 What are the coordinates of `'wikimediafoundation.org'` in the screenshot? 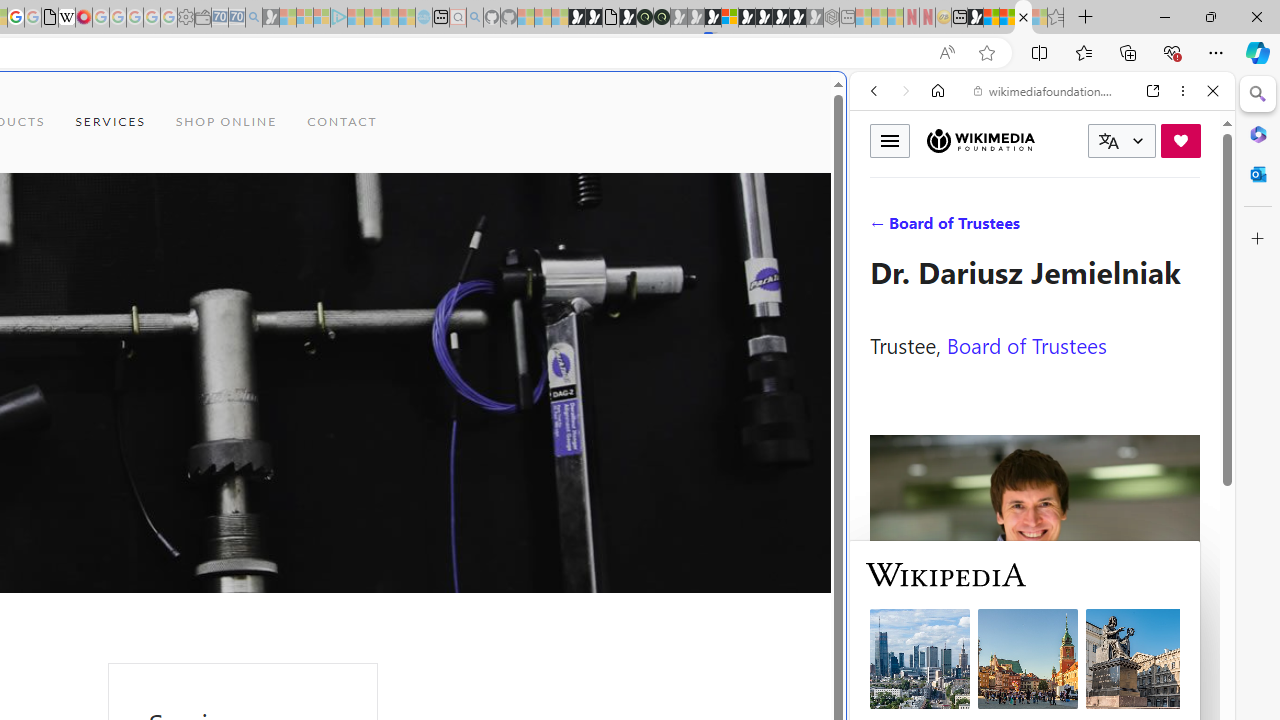 It's located at (1045, 91).